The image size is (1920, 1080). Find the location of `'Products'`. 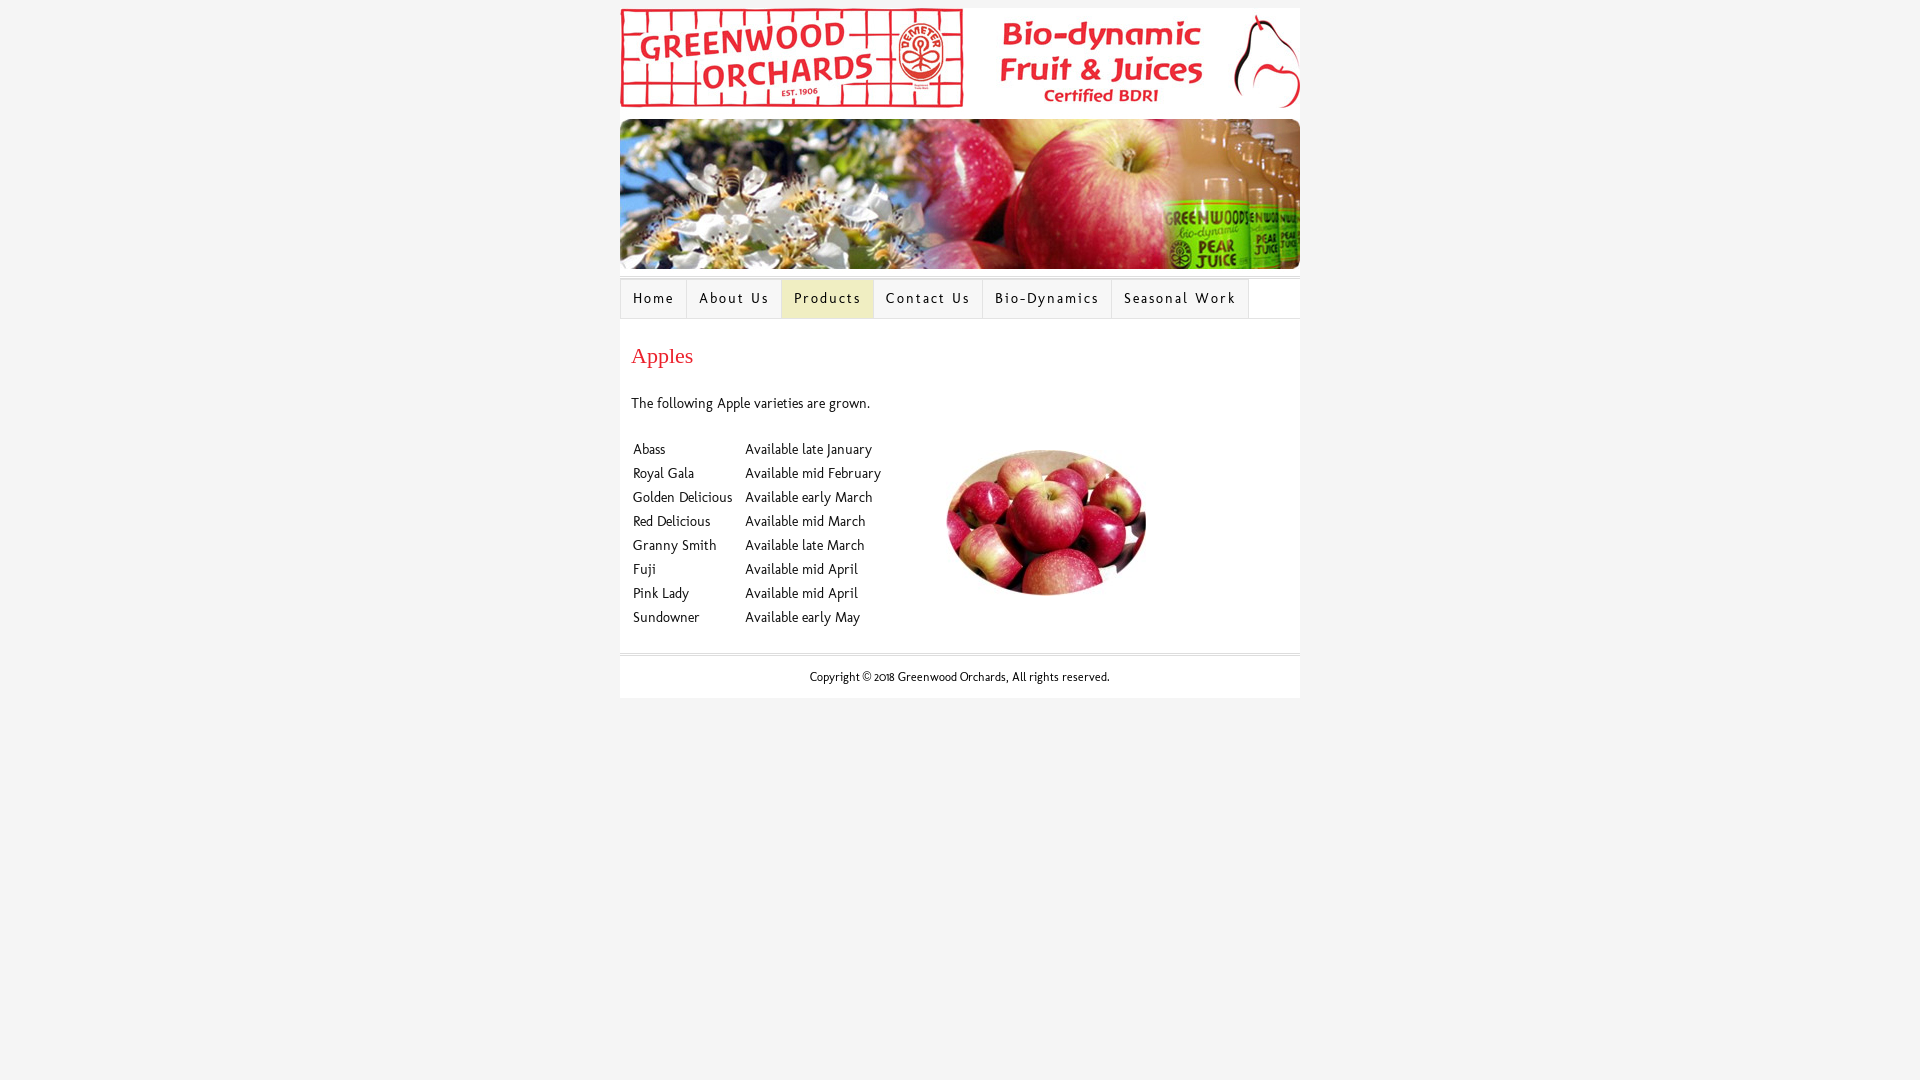

'Products' is located at coordinates (828, 299).